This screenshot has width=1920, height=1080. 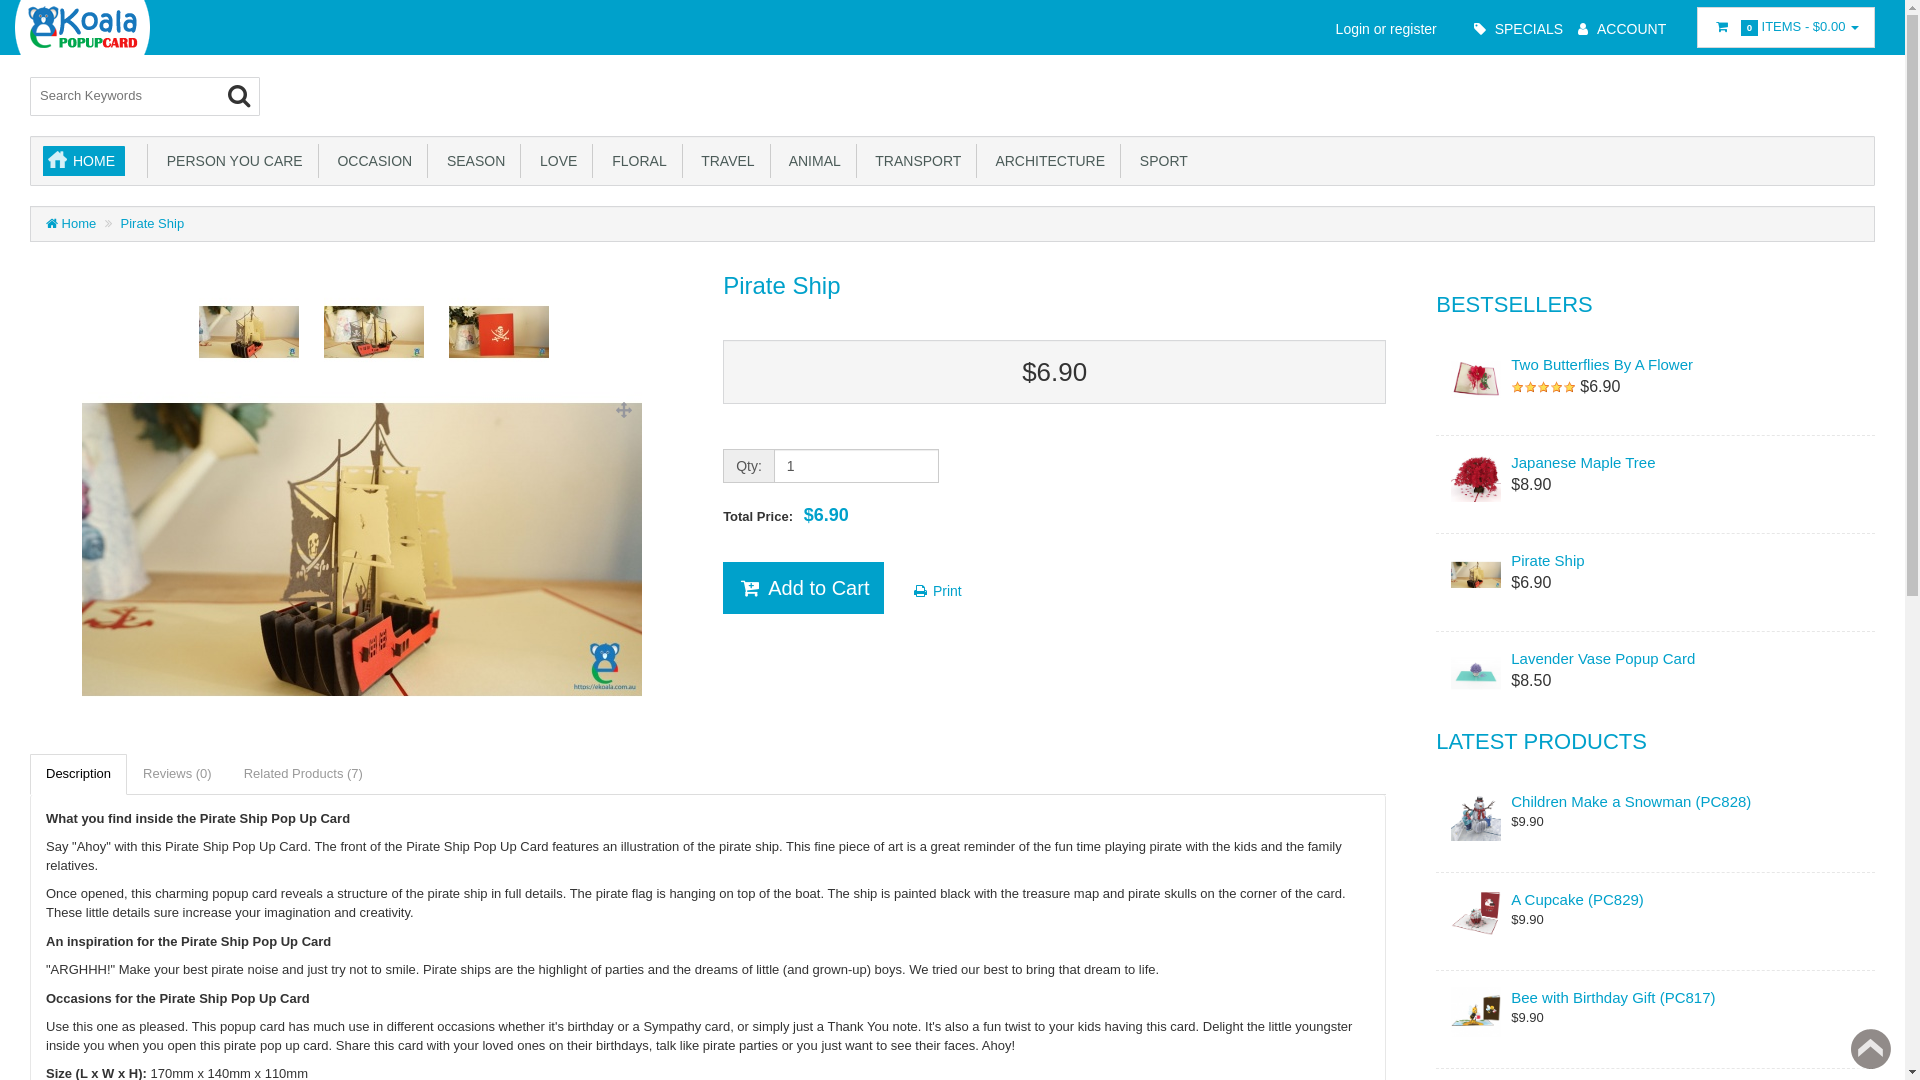 I want to click on '  ANIMAL', so click(x=814, y=160).